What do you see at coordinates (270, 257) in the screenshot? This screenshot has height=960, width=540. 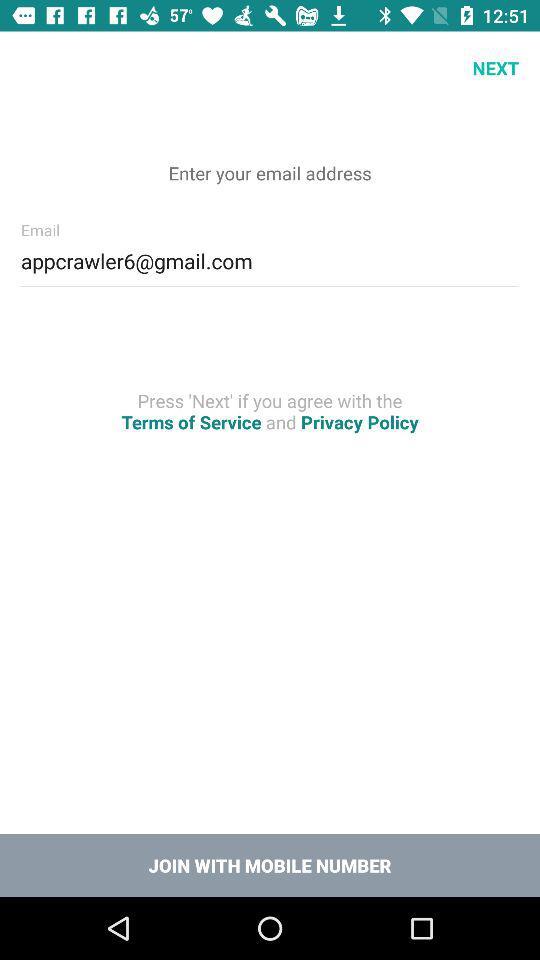 I see `appcrawler6@gmail.com` at bounding box center [270, 257].